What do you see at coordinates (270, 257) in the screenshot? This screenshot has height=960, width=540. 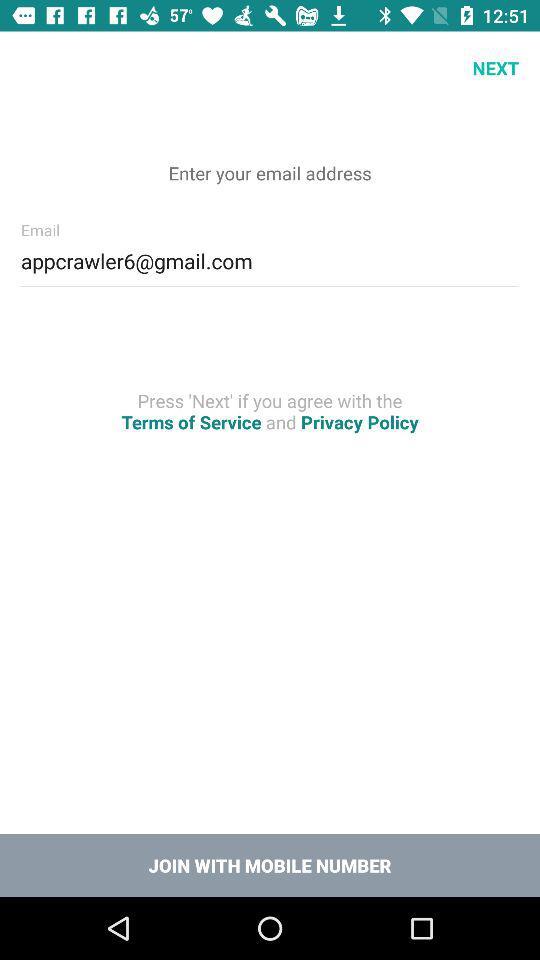 I see `appcrawler6@gmail.com` at bounding box center [270, 257].